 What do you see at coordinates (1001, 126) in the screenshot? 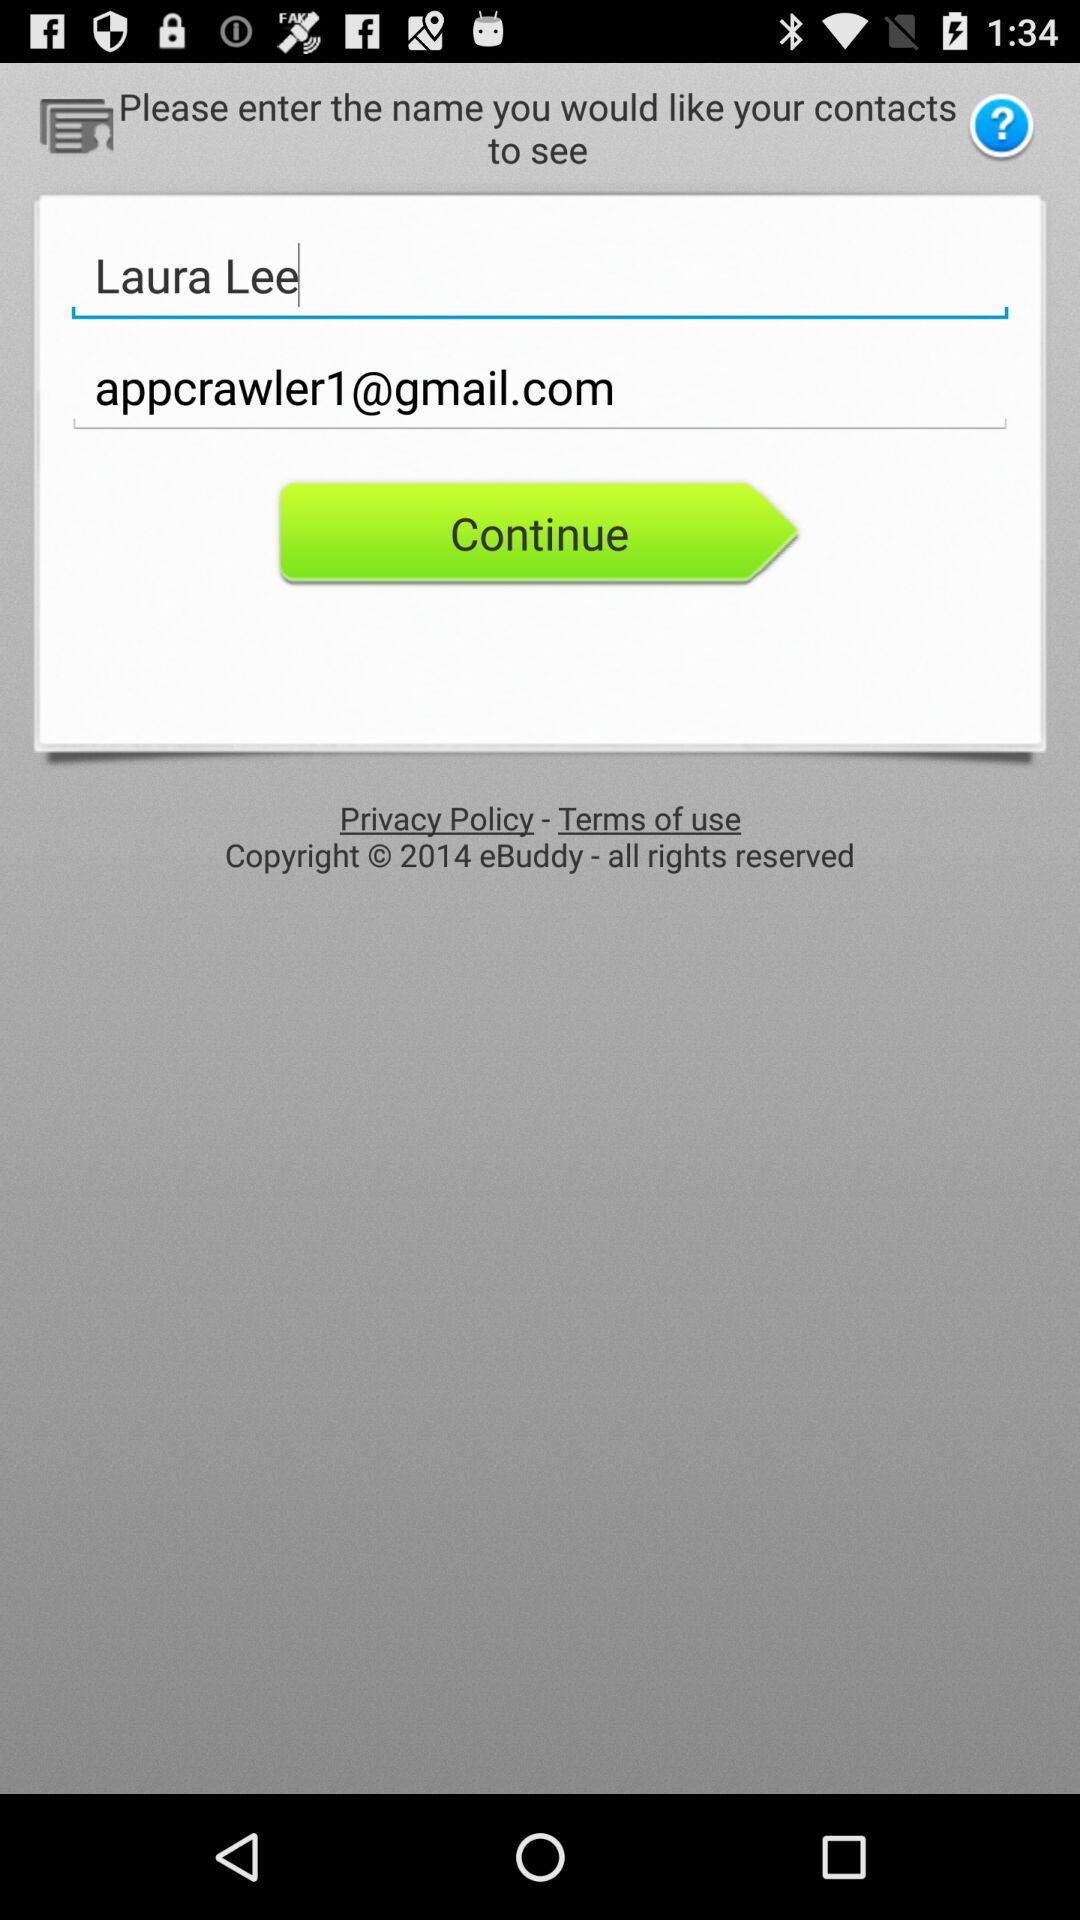
I see `help to know` at bounding box center [1001, 126].